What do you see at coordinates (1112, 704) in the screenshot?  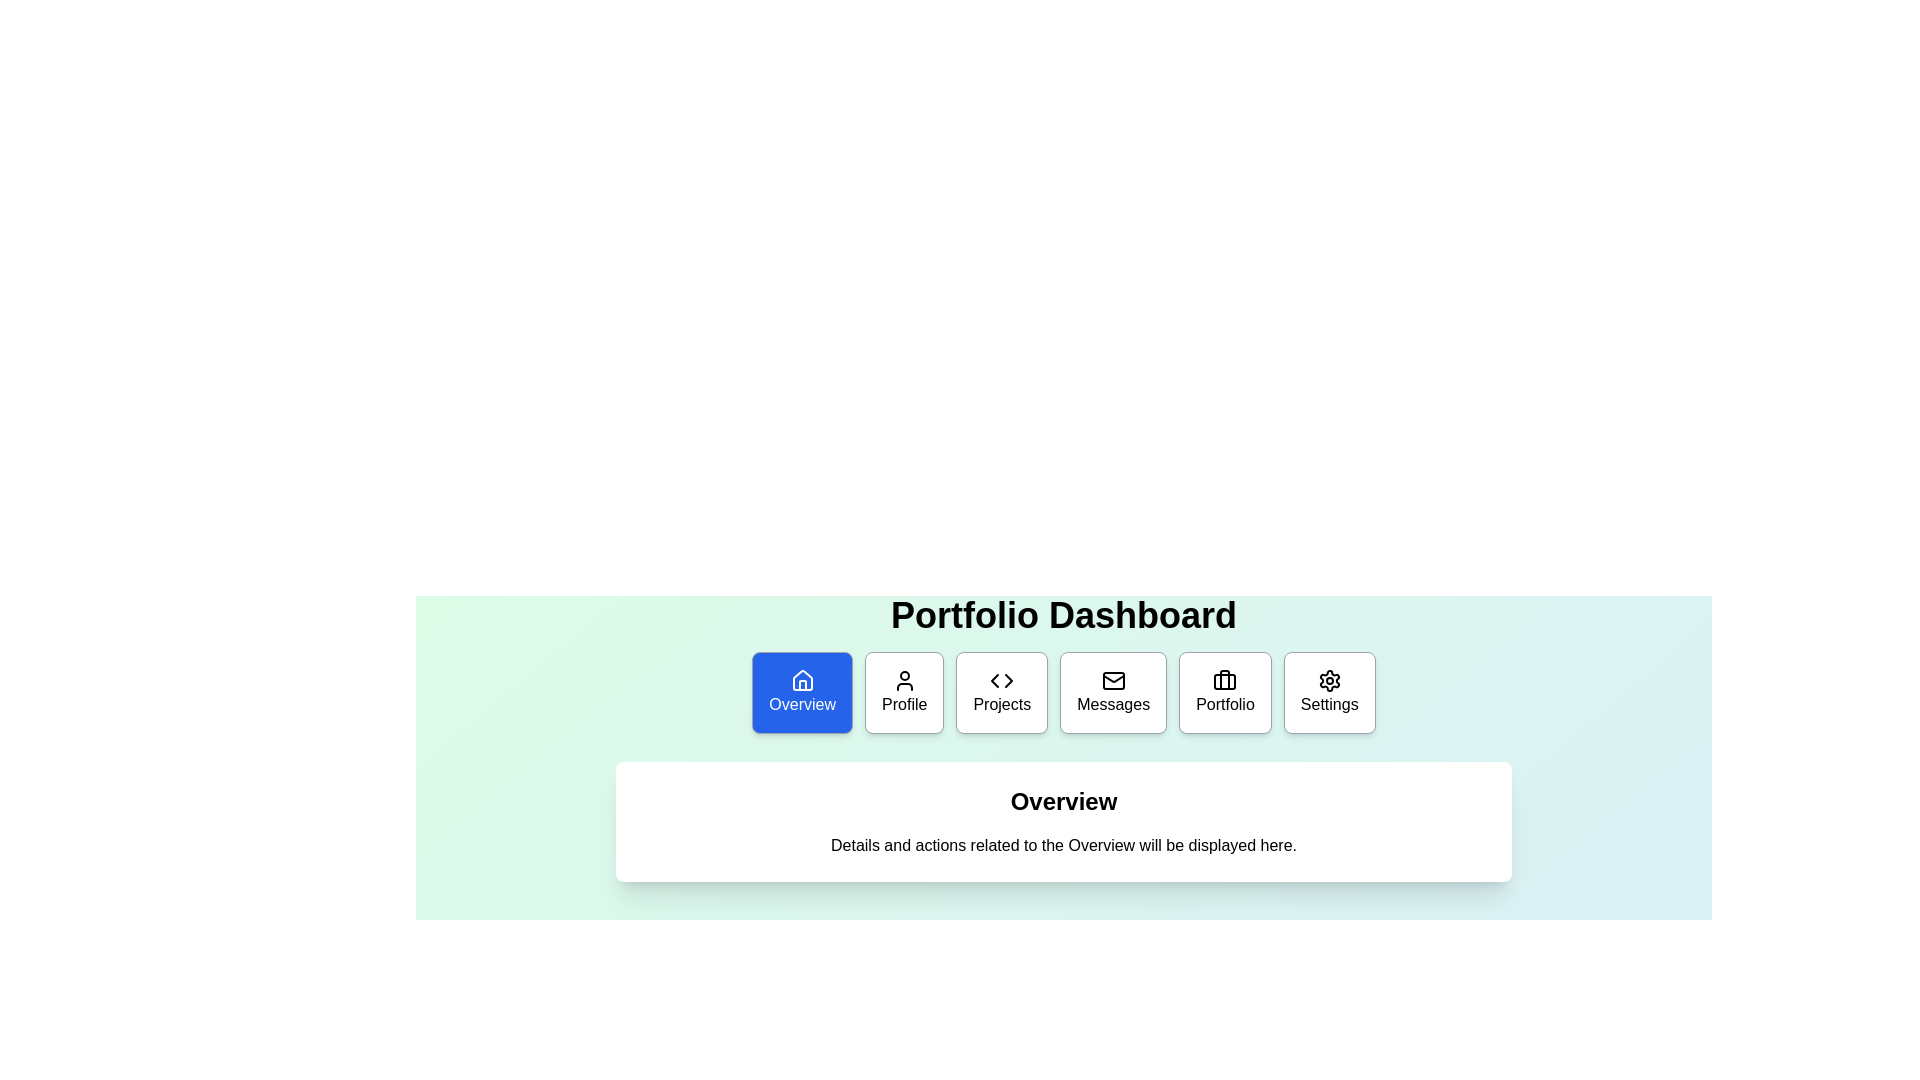 I see `text label displaying 'Messages' located at the center of the Messages interface block beneath the envelope icon` at bounding box center [1112, 704].